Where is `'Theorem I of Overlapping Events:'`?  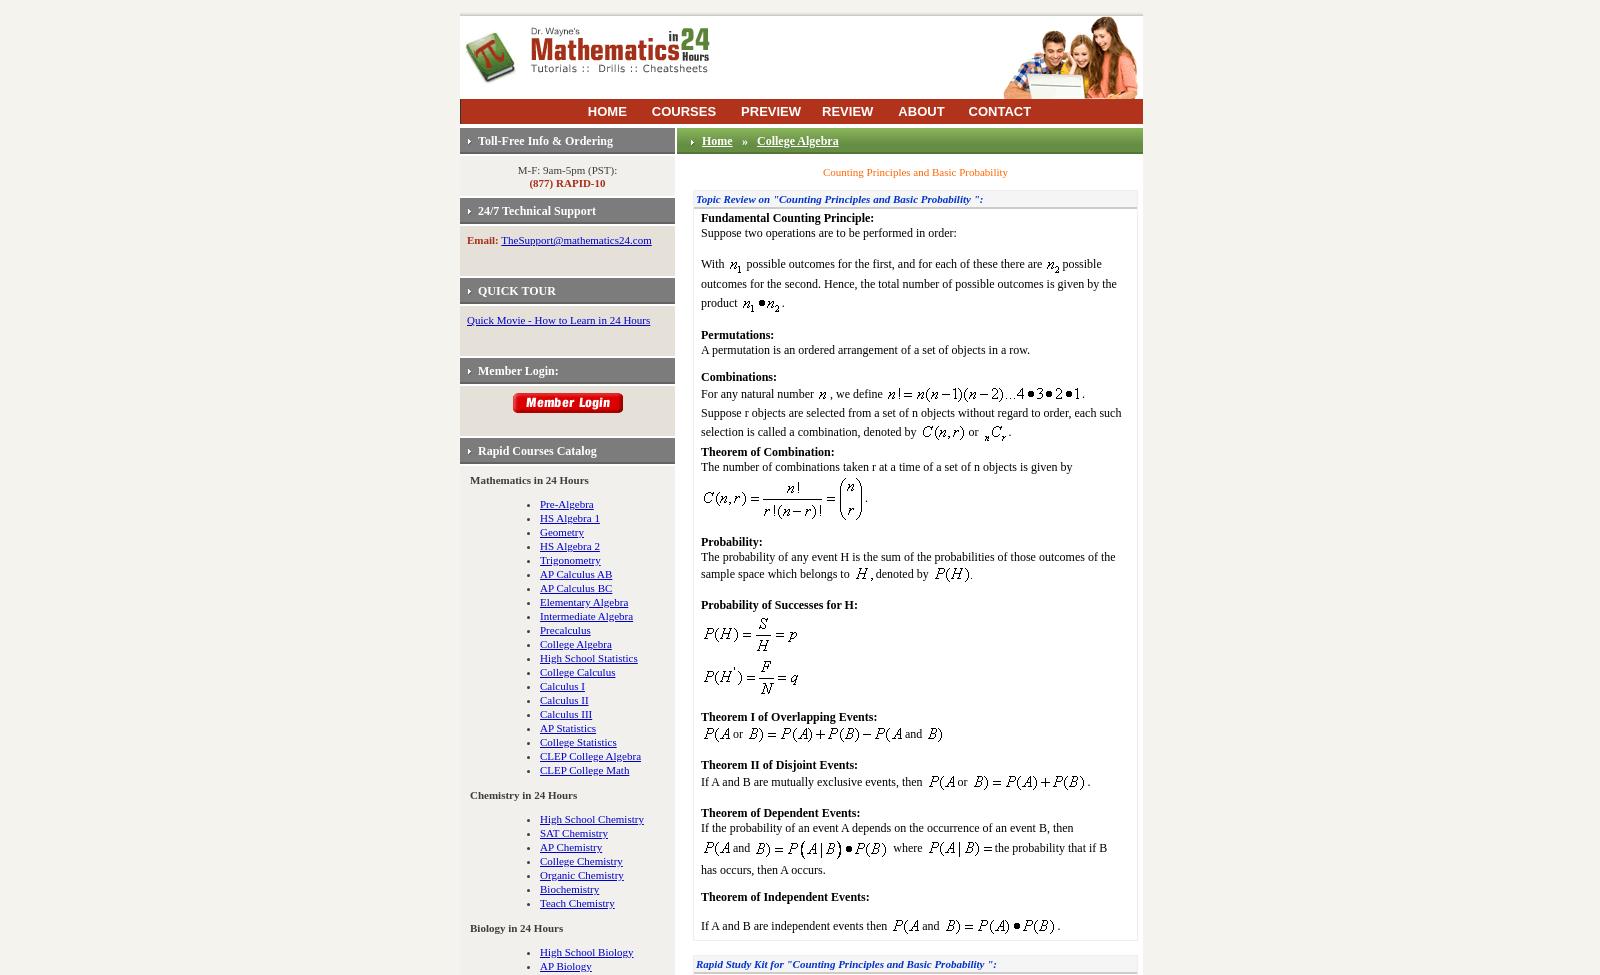
'Theorem I of Overlapping Events:' is located at coordinates (788, 716).